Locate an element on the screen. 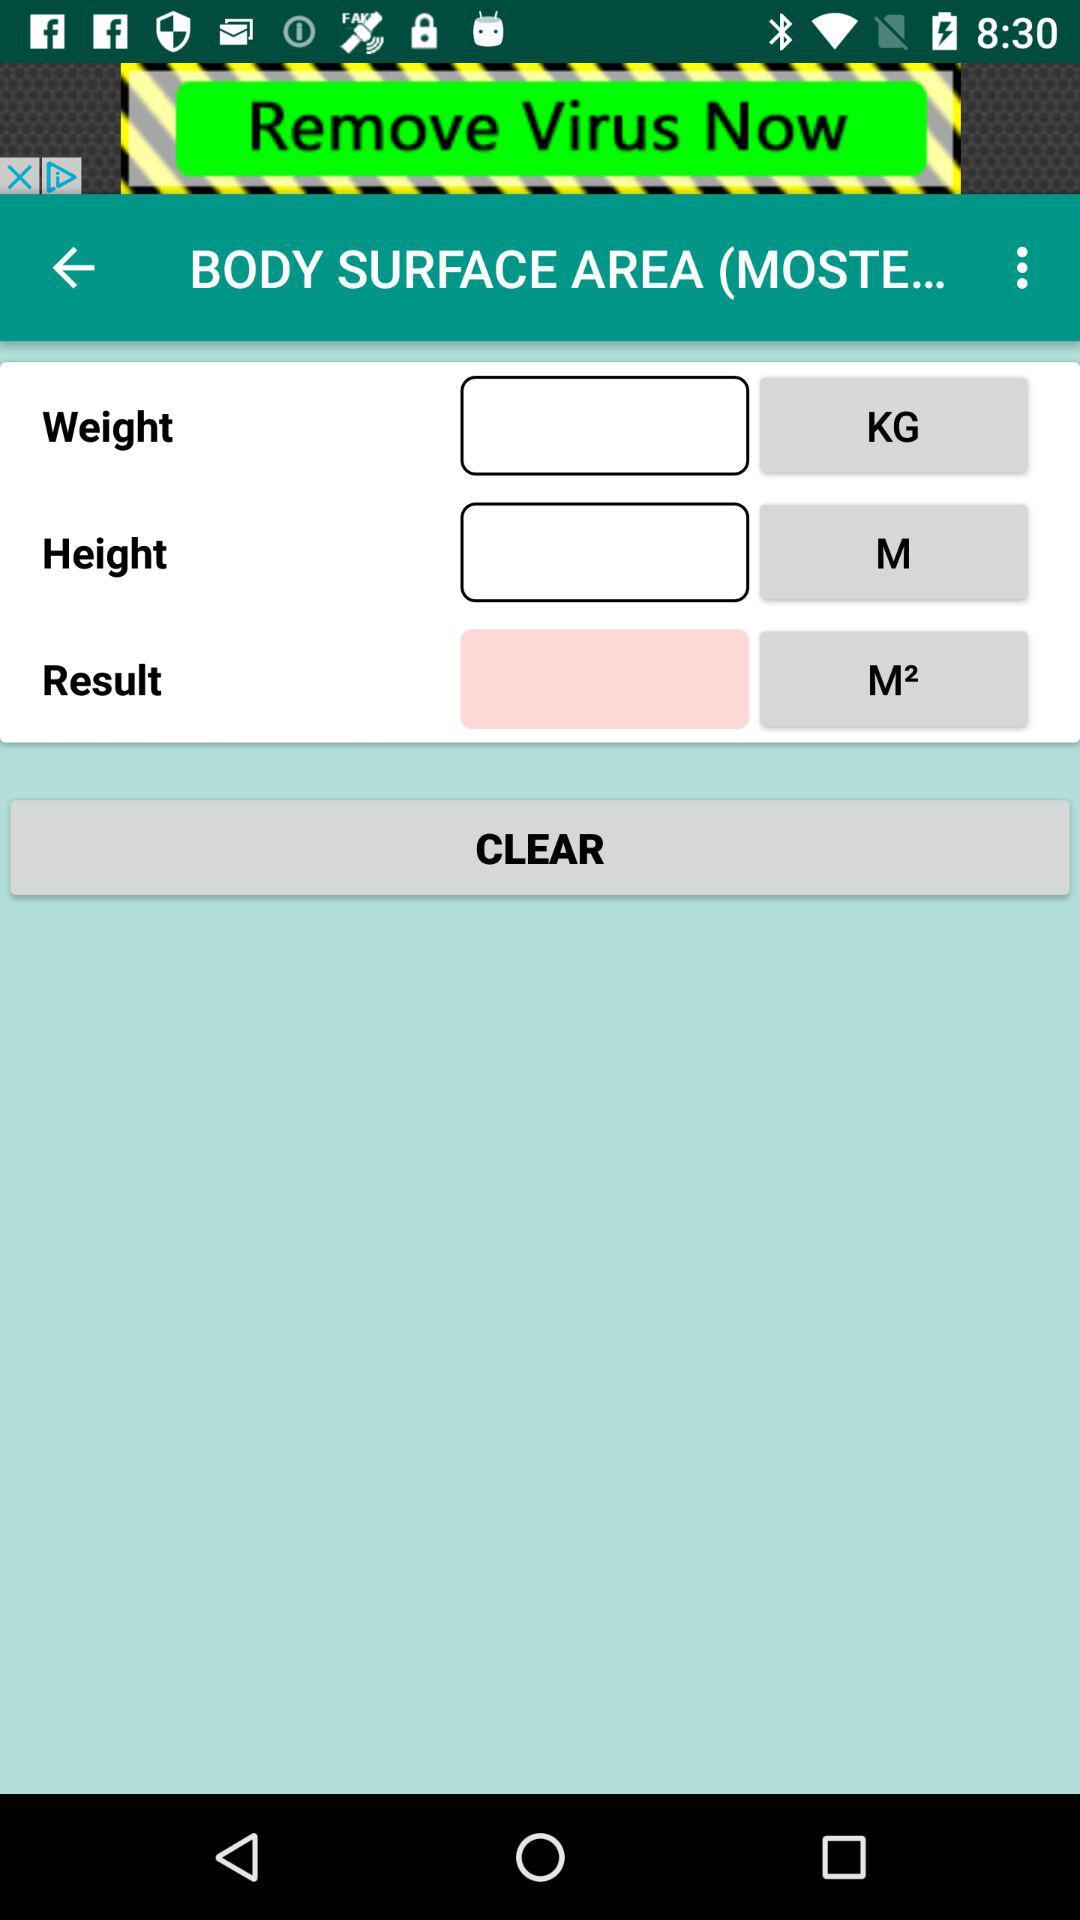  box is located at coordinates (603, 552).